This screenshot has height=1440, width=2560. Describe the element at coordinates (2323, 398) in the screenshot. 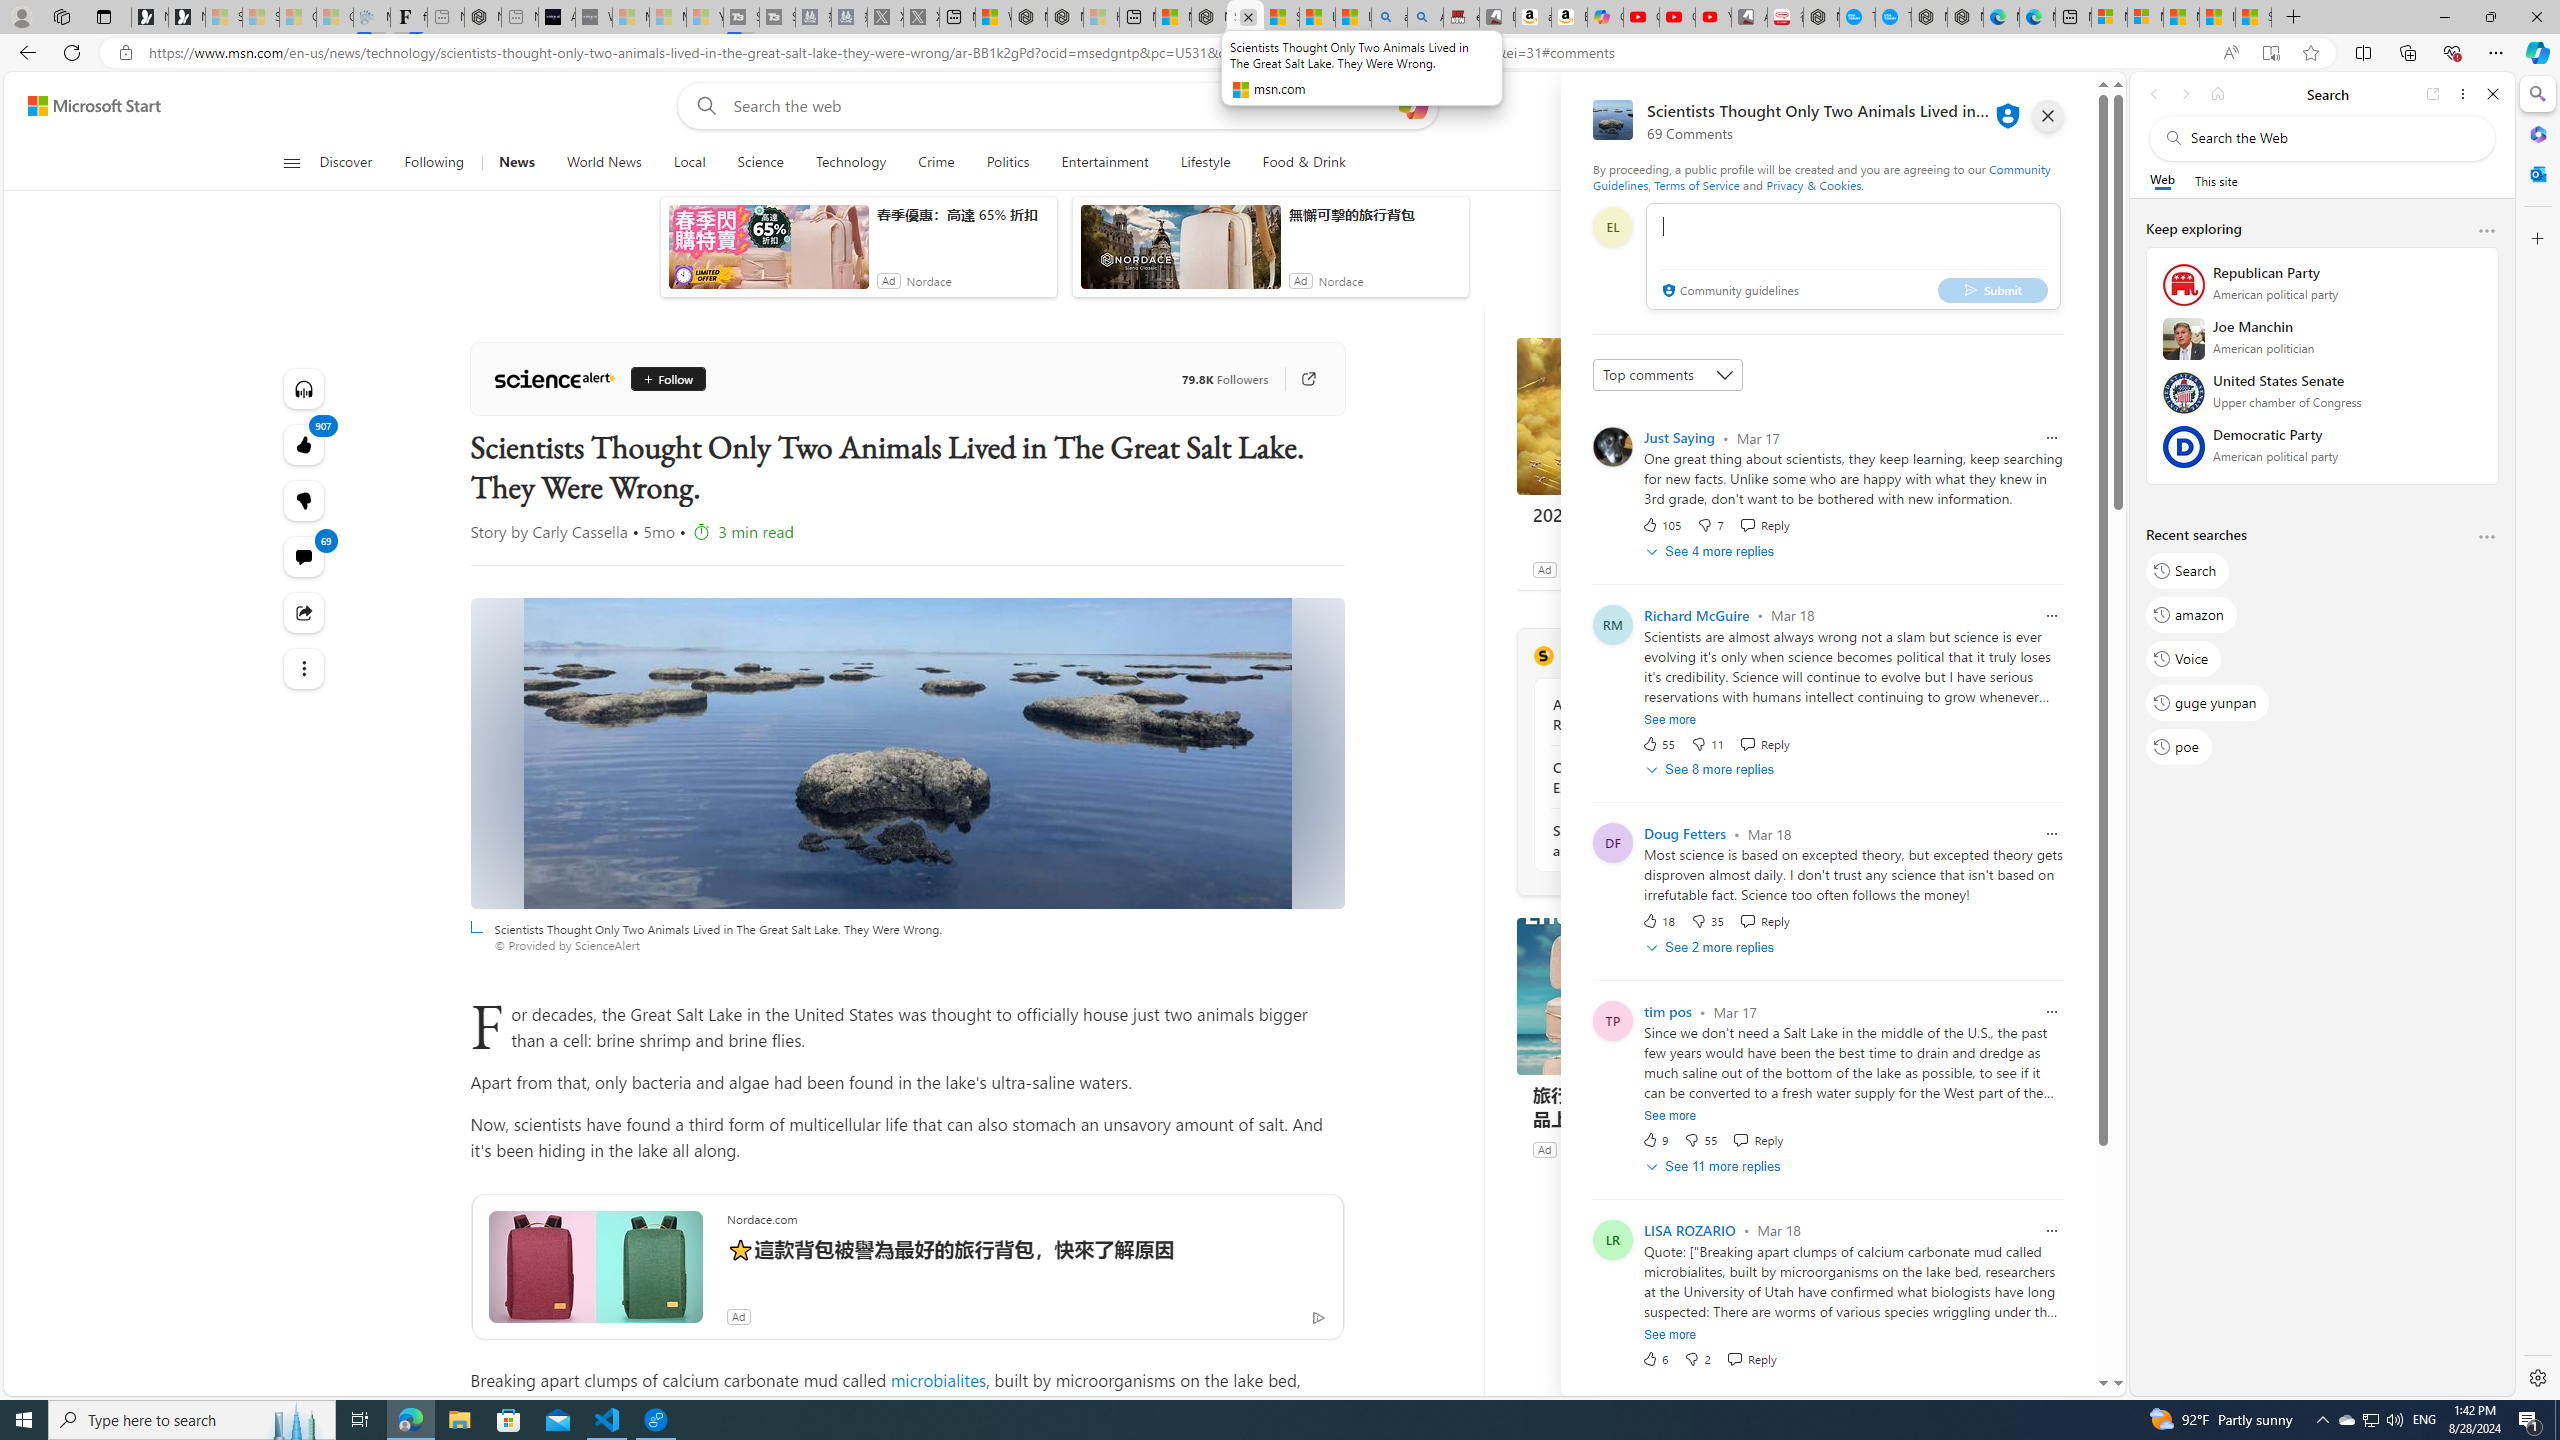

I see `'United States Senate Upper chamber of Congress'` at that location.